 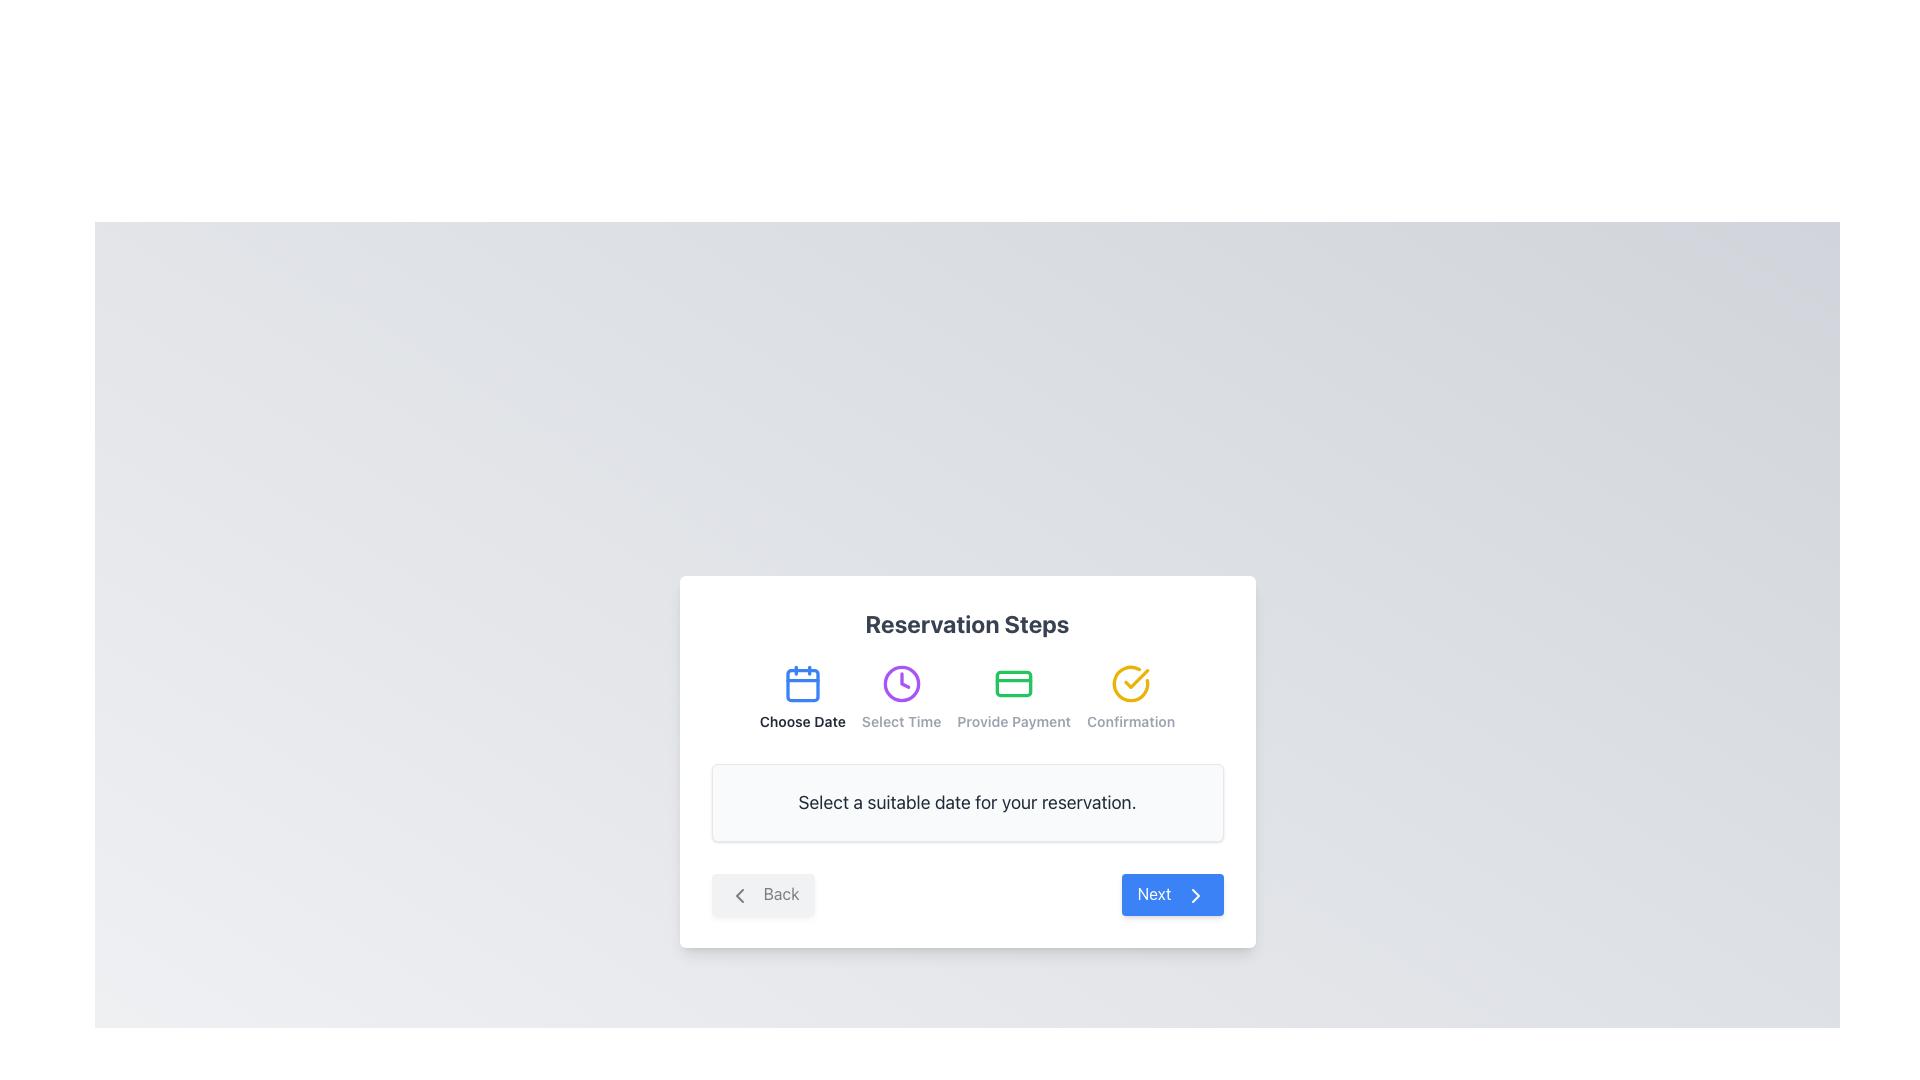 What do you see at coordinates (1131, 722) in the screenshot?
I see `the text label that says 'Confirmation', which is styled in a small, bold font and is the last in the sequence of steps under the 'Reservation Steps' heading` at bounding box center [1131, 722].